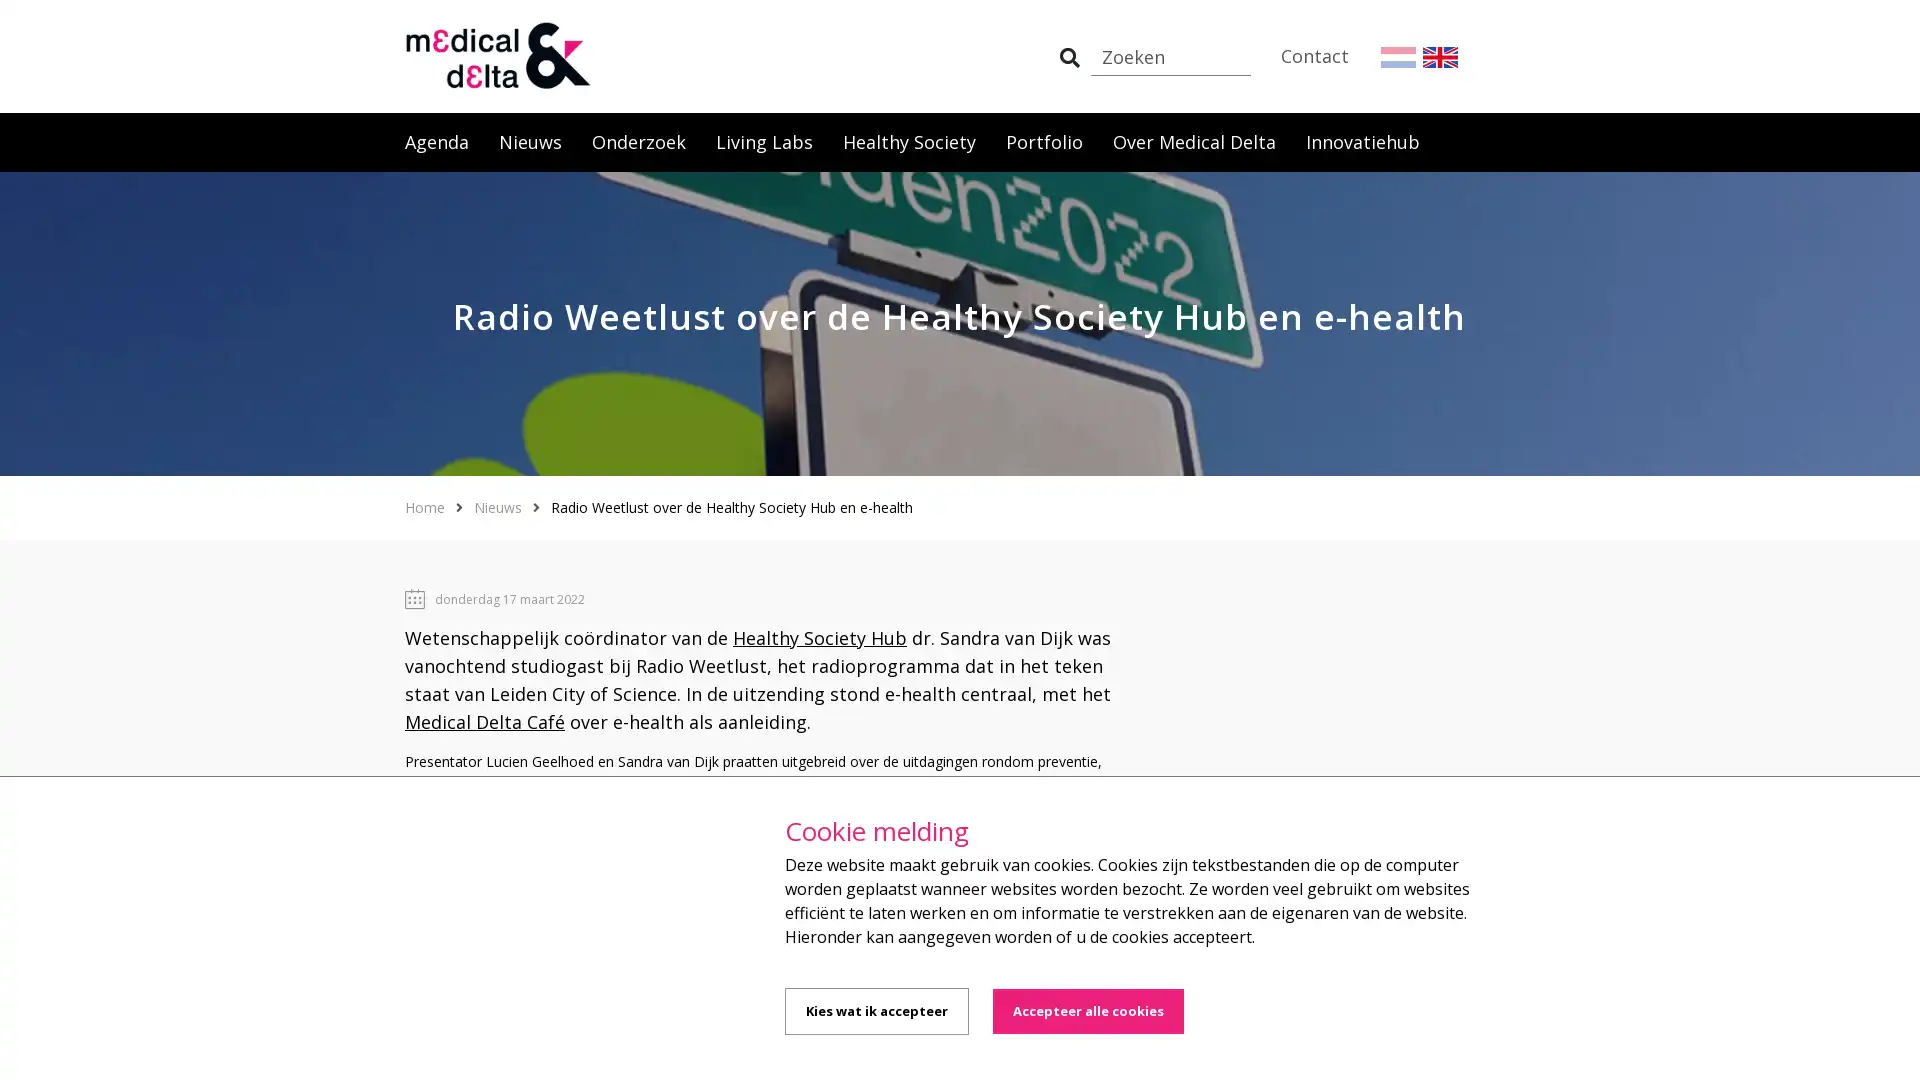 Image resolution: width=1920 pixels, height=1080 pixels. I want to click on Accepteer alle cookies, so click(1087, 1011).